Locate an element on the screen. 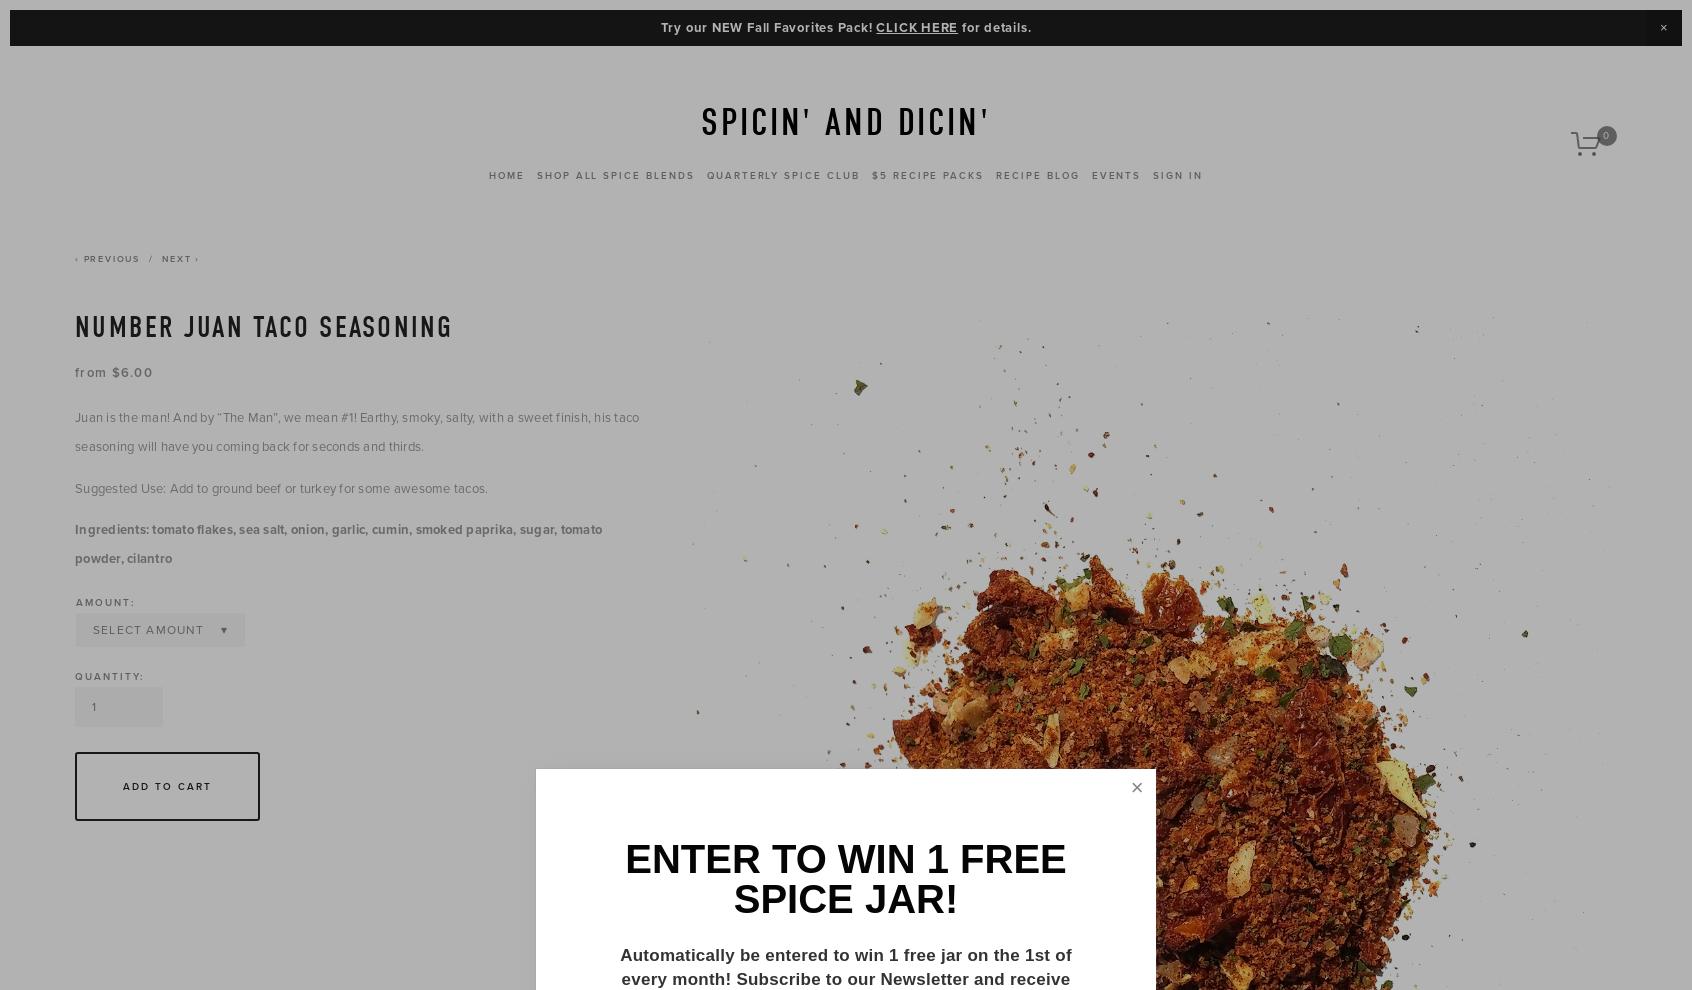  'Quantity:' is located at coordinates (109, 676).